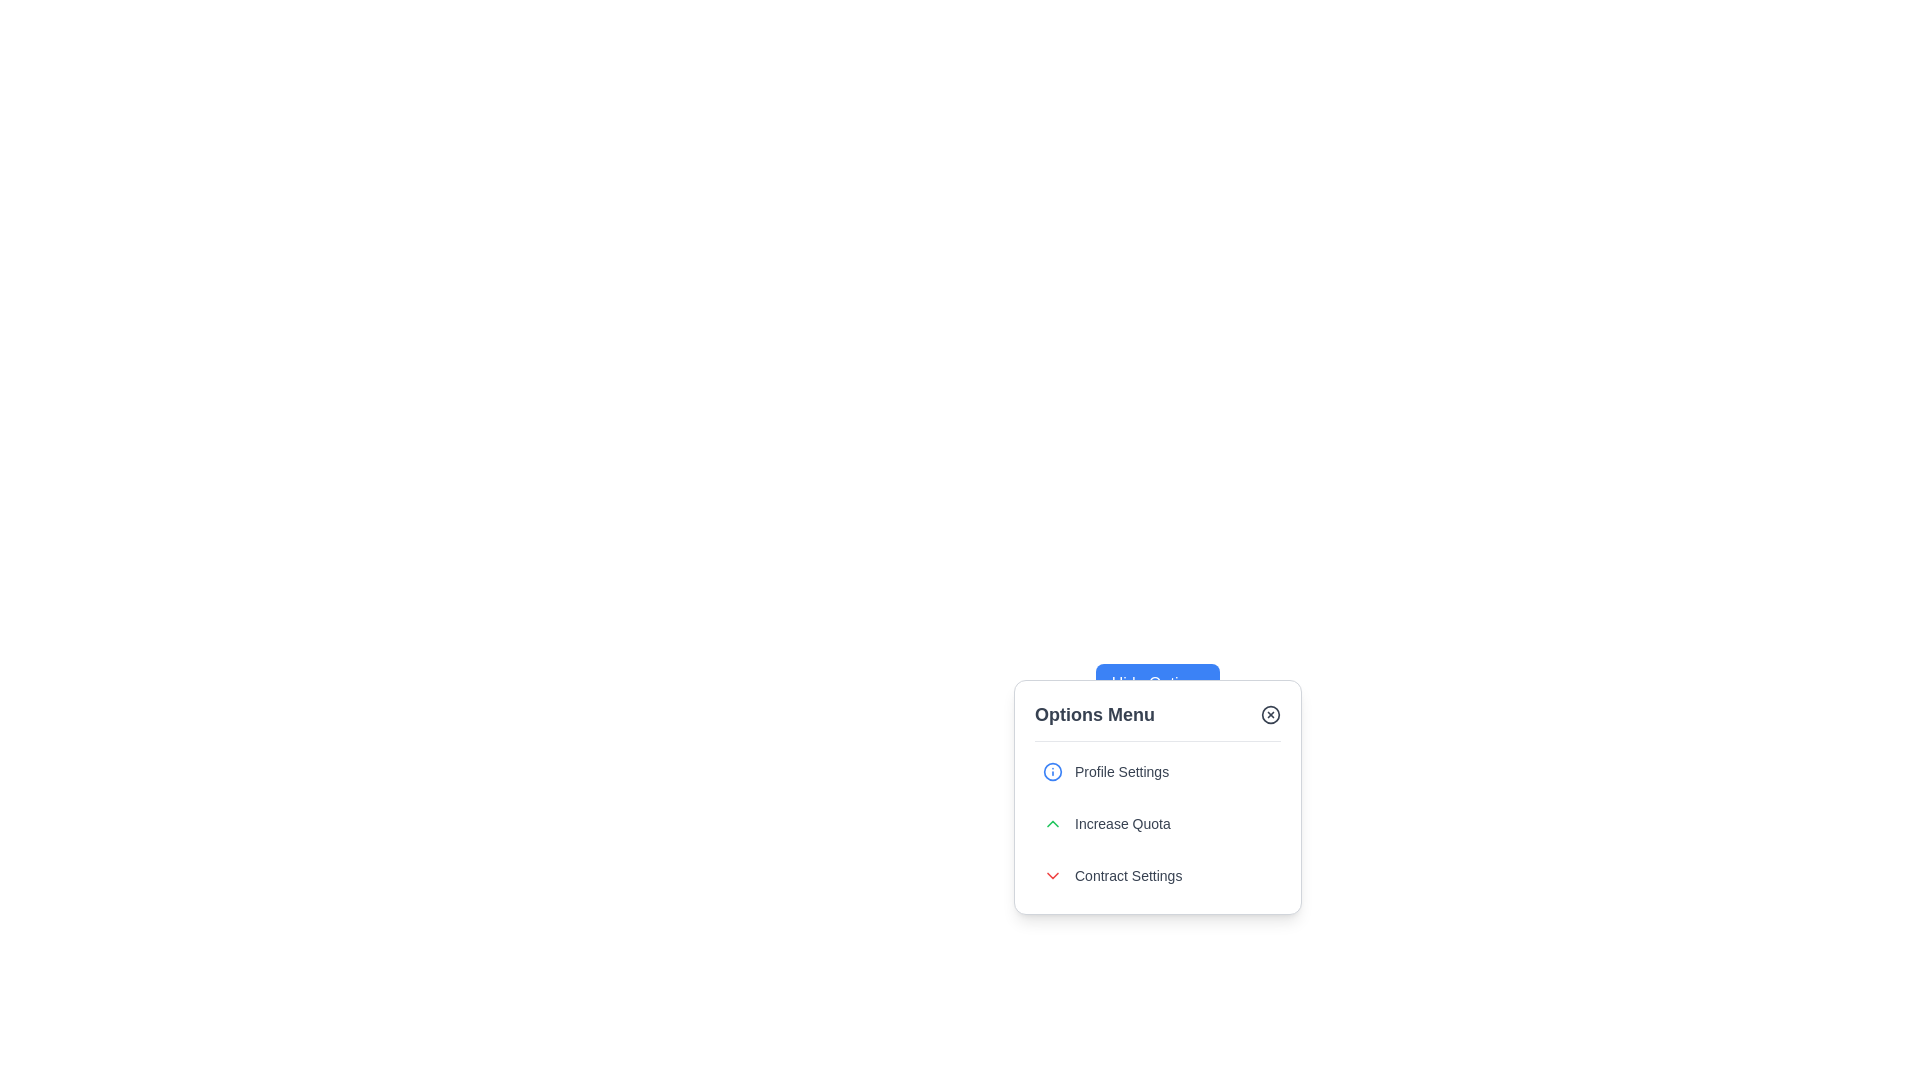  Describe the element at coordinates (1157, 824) in the screenshot. I see `the second interactive menu item in the dropdown menu` at that location.